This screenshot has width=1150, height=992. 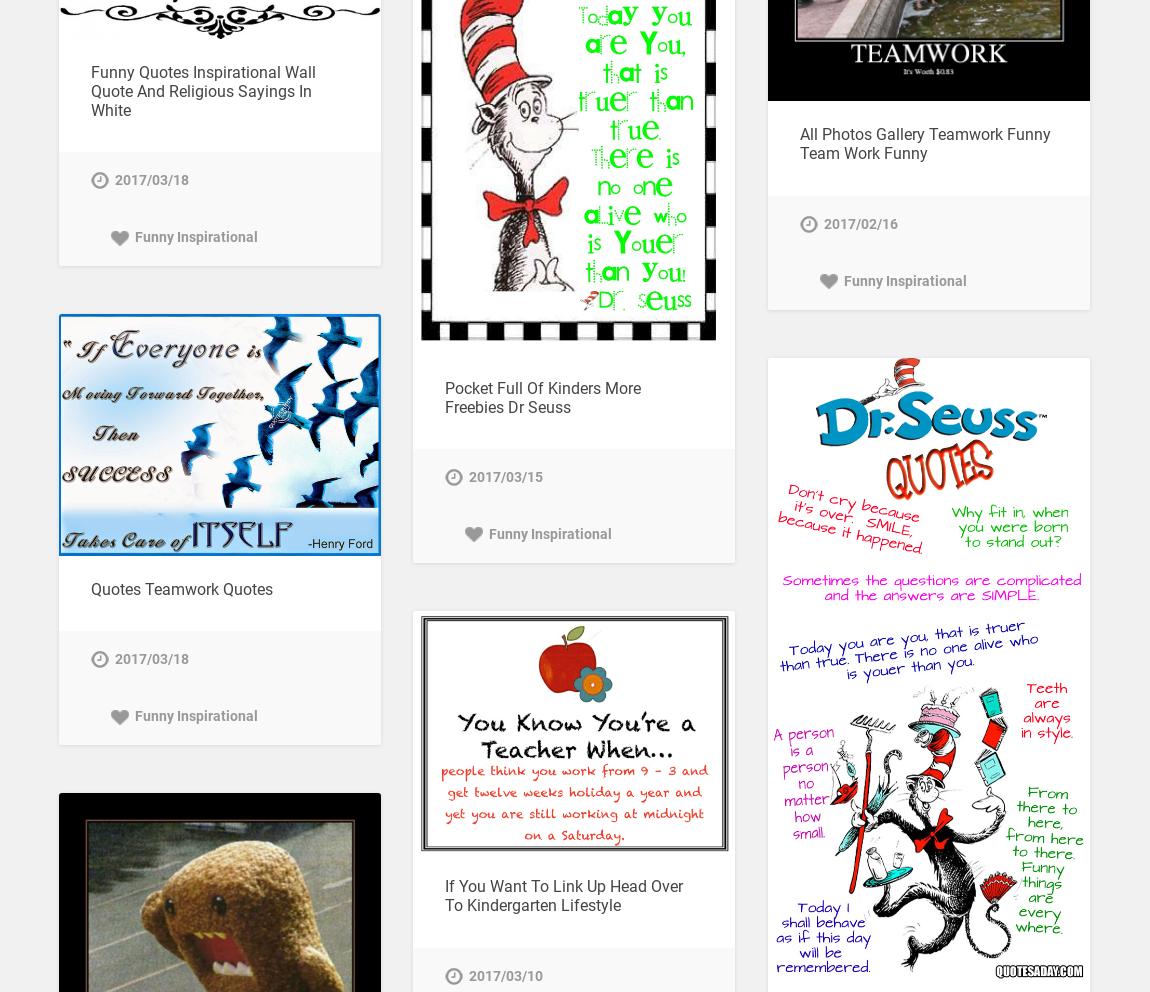 What do you see at coordinates (201, 90) in the screenshot?
I see `'Funny Quotes  Inspirational Wall Quote And Religious Sayings In White'` at bounding box center [201, 90].